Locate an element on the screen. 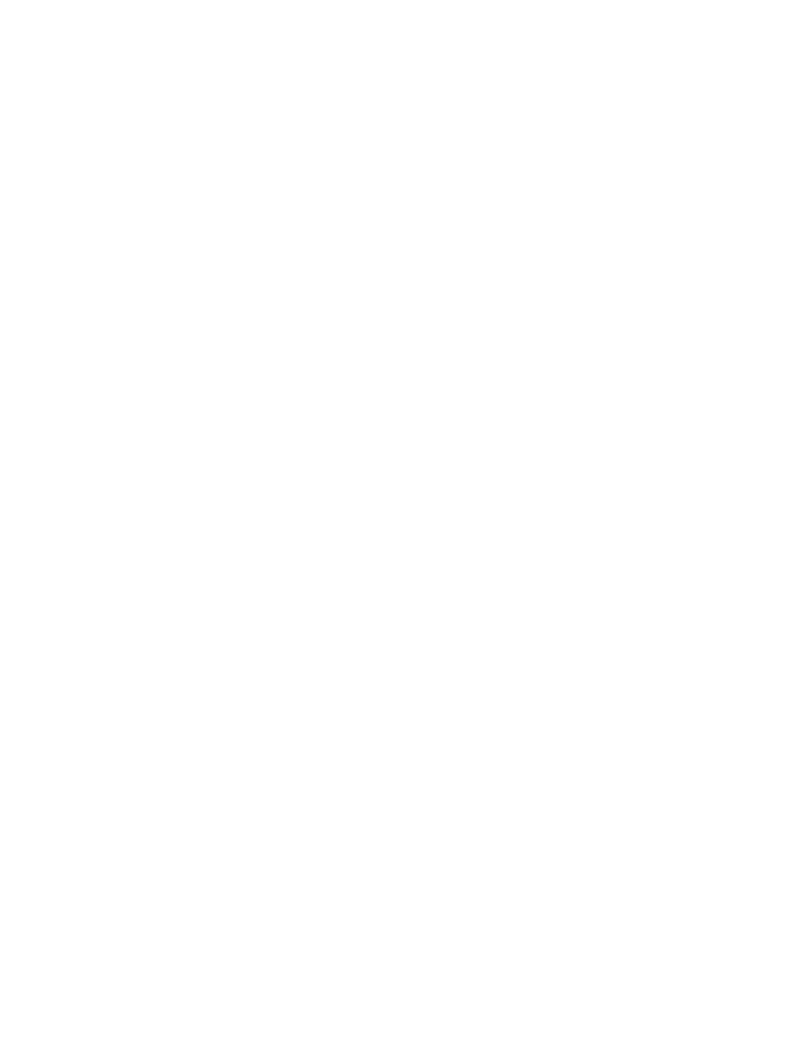 The height and width of the screenshot is (1038, 800). 'Yogonet International' is located at coordinates (79, 285).